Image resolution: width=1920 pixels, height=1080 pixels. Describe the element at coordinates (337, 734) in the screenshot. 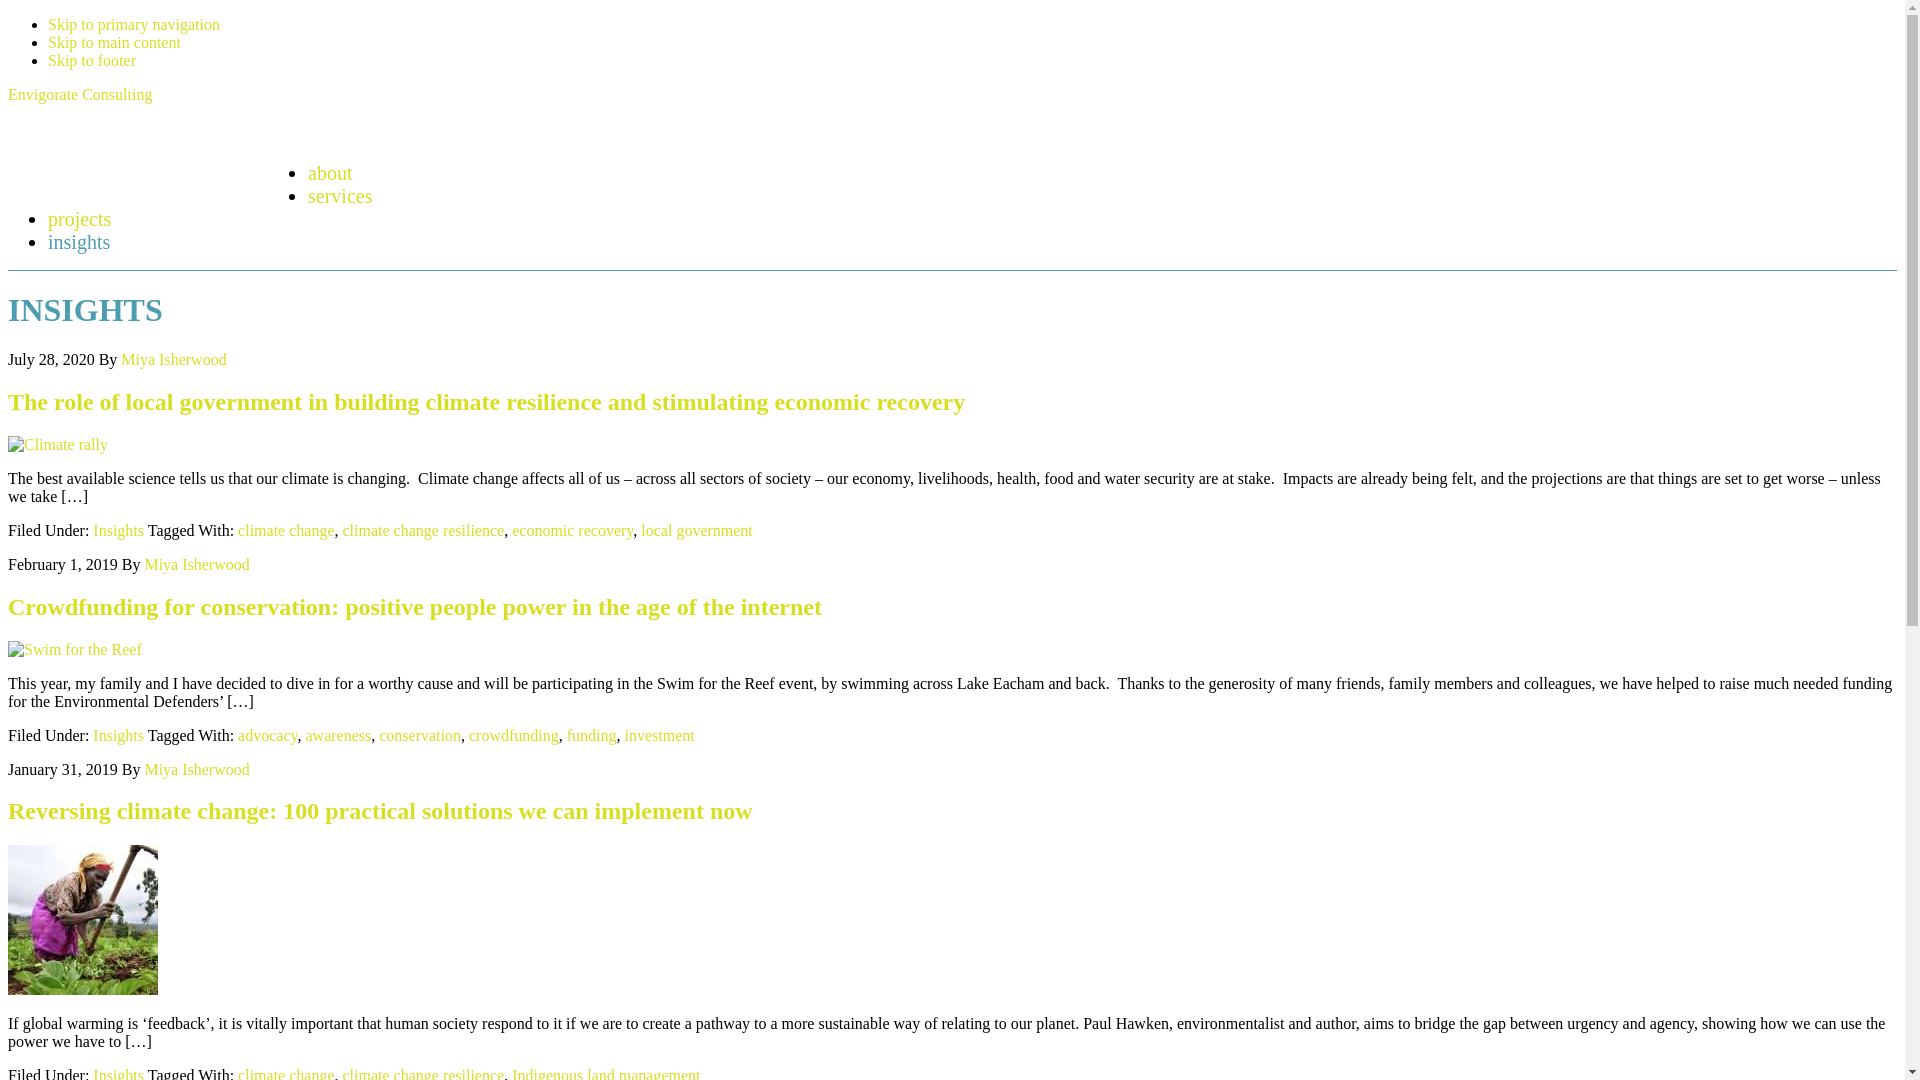

I see `'awareness'` at that location.